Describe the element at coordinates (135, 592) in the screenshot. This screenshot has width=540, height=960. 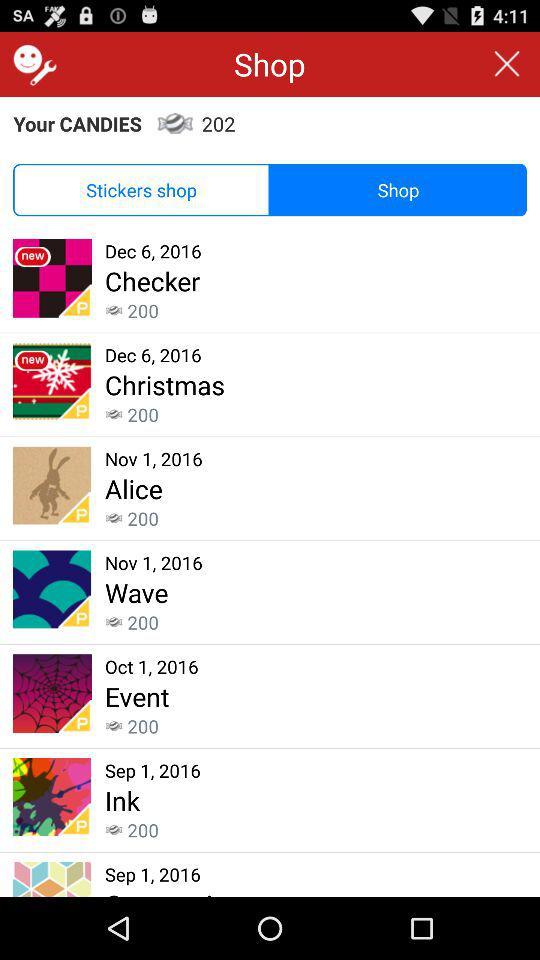
I see `icon above the 200 item` at that location.